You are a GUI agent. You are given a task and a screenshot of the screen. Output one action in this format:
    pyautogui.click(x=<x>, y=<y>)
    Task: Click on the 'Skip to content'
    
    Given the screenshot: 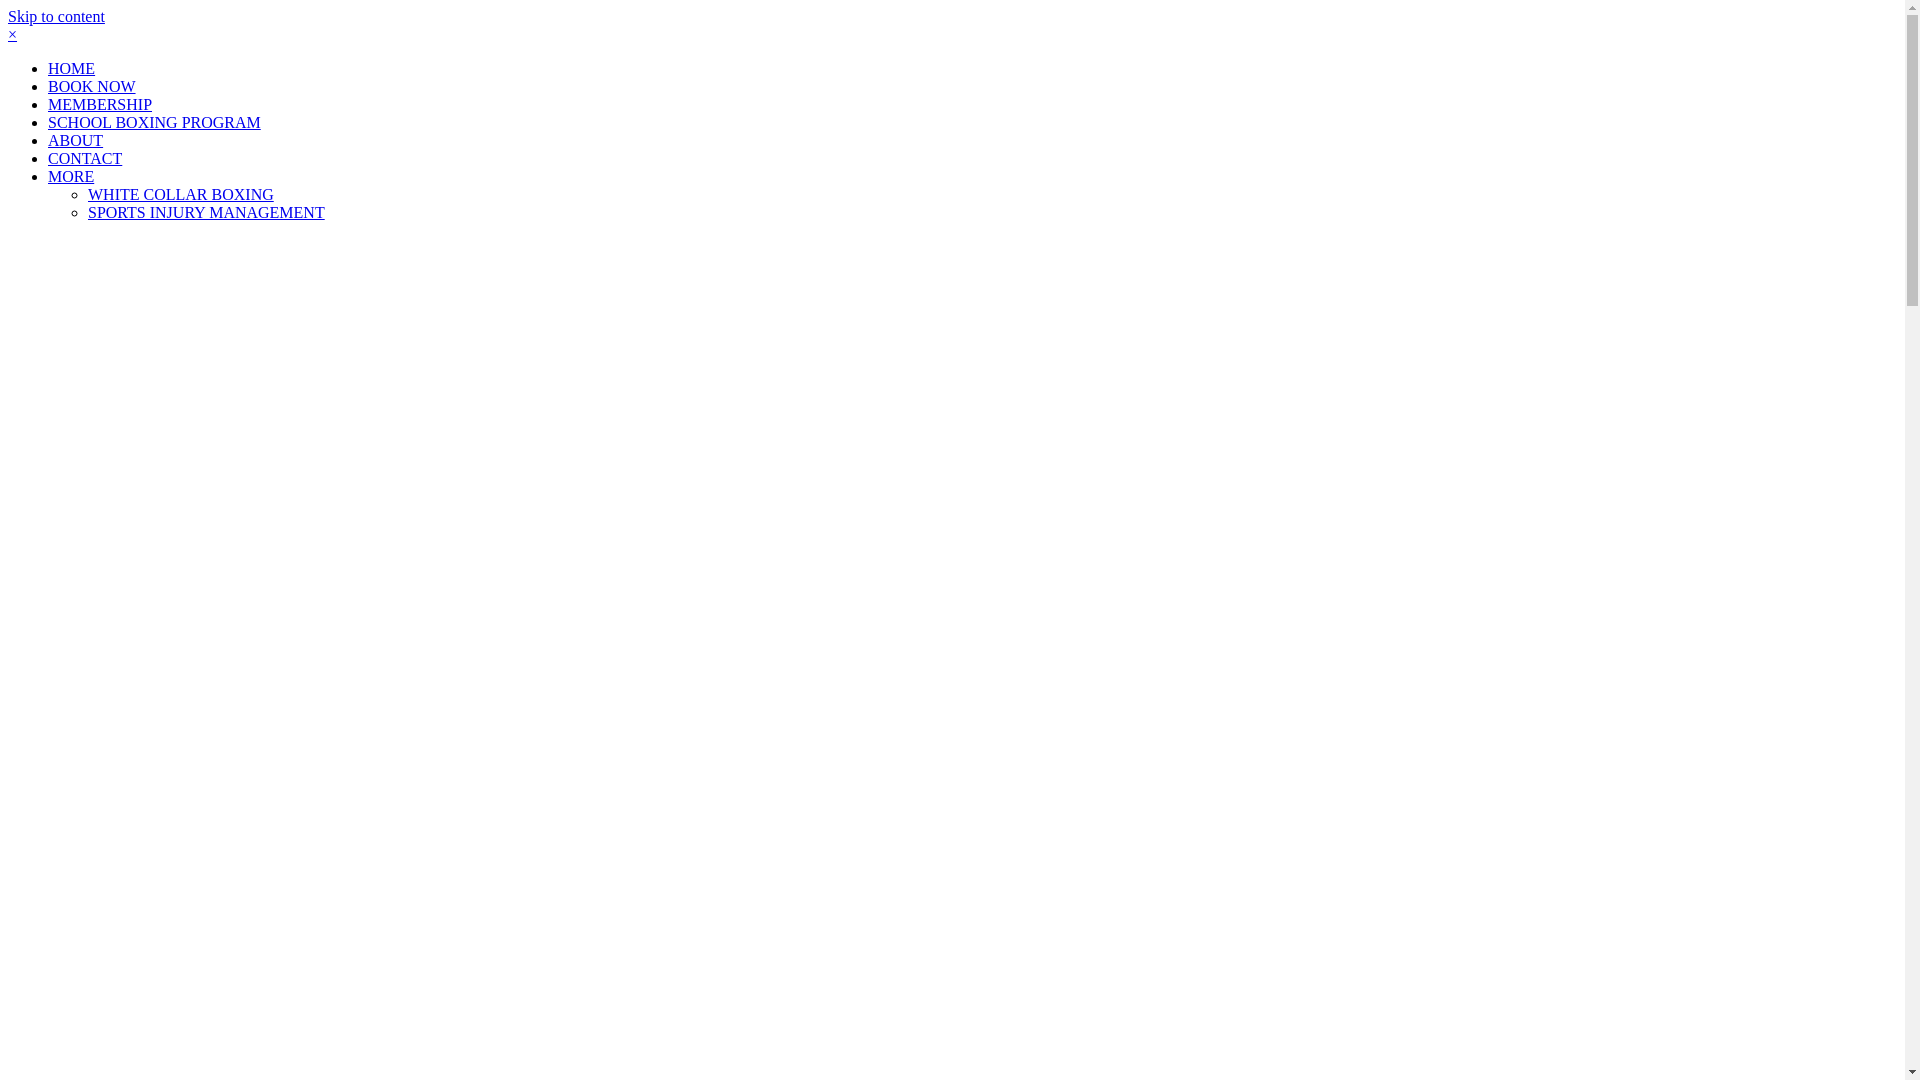 What is the action you would take?
    pyautogui.click(x=56, y=16)
    